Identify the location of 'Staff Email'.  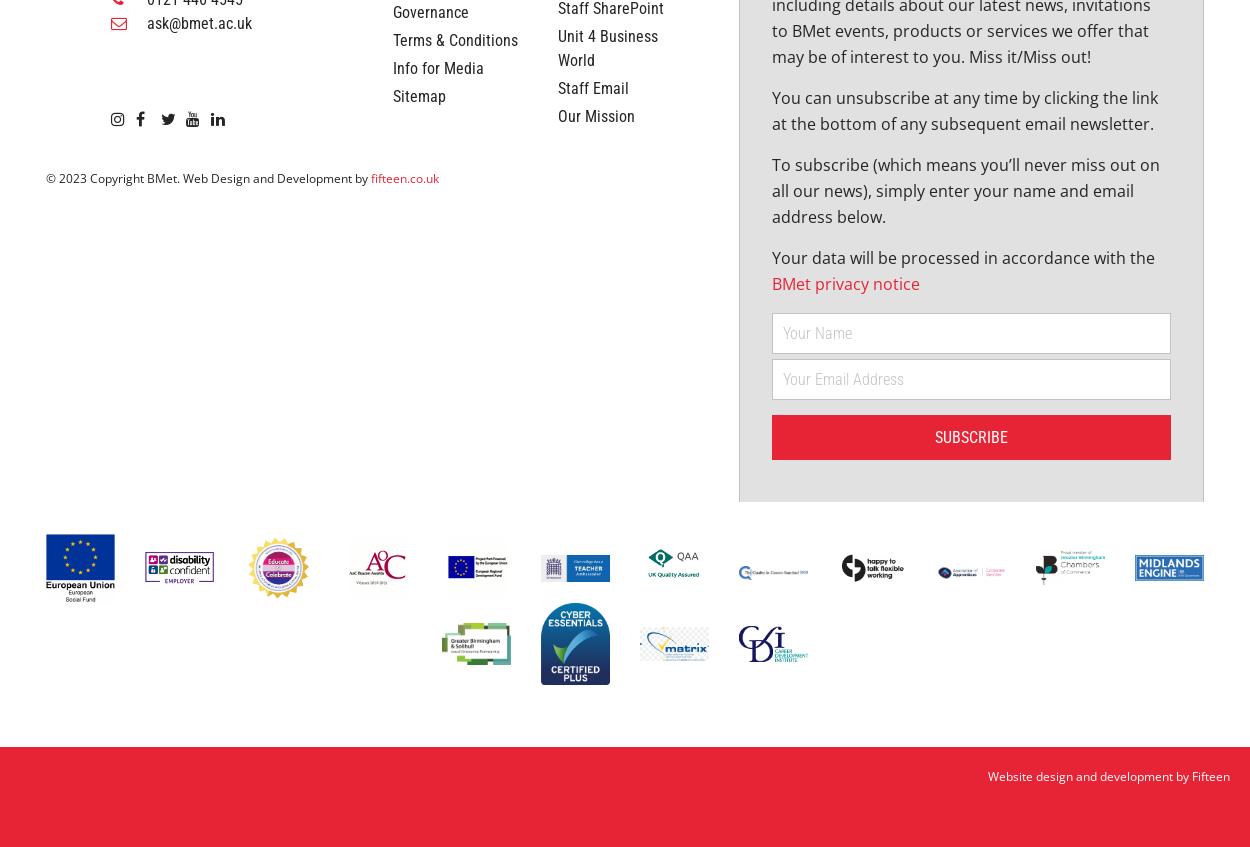
(558, 233).